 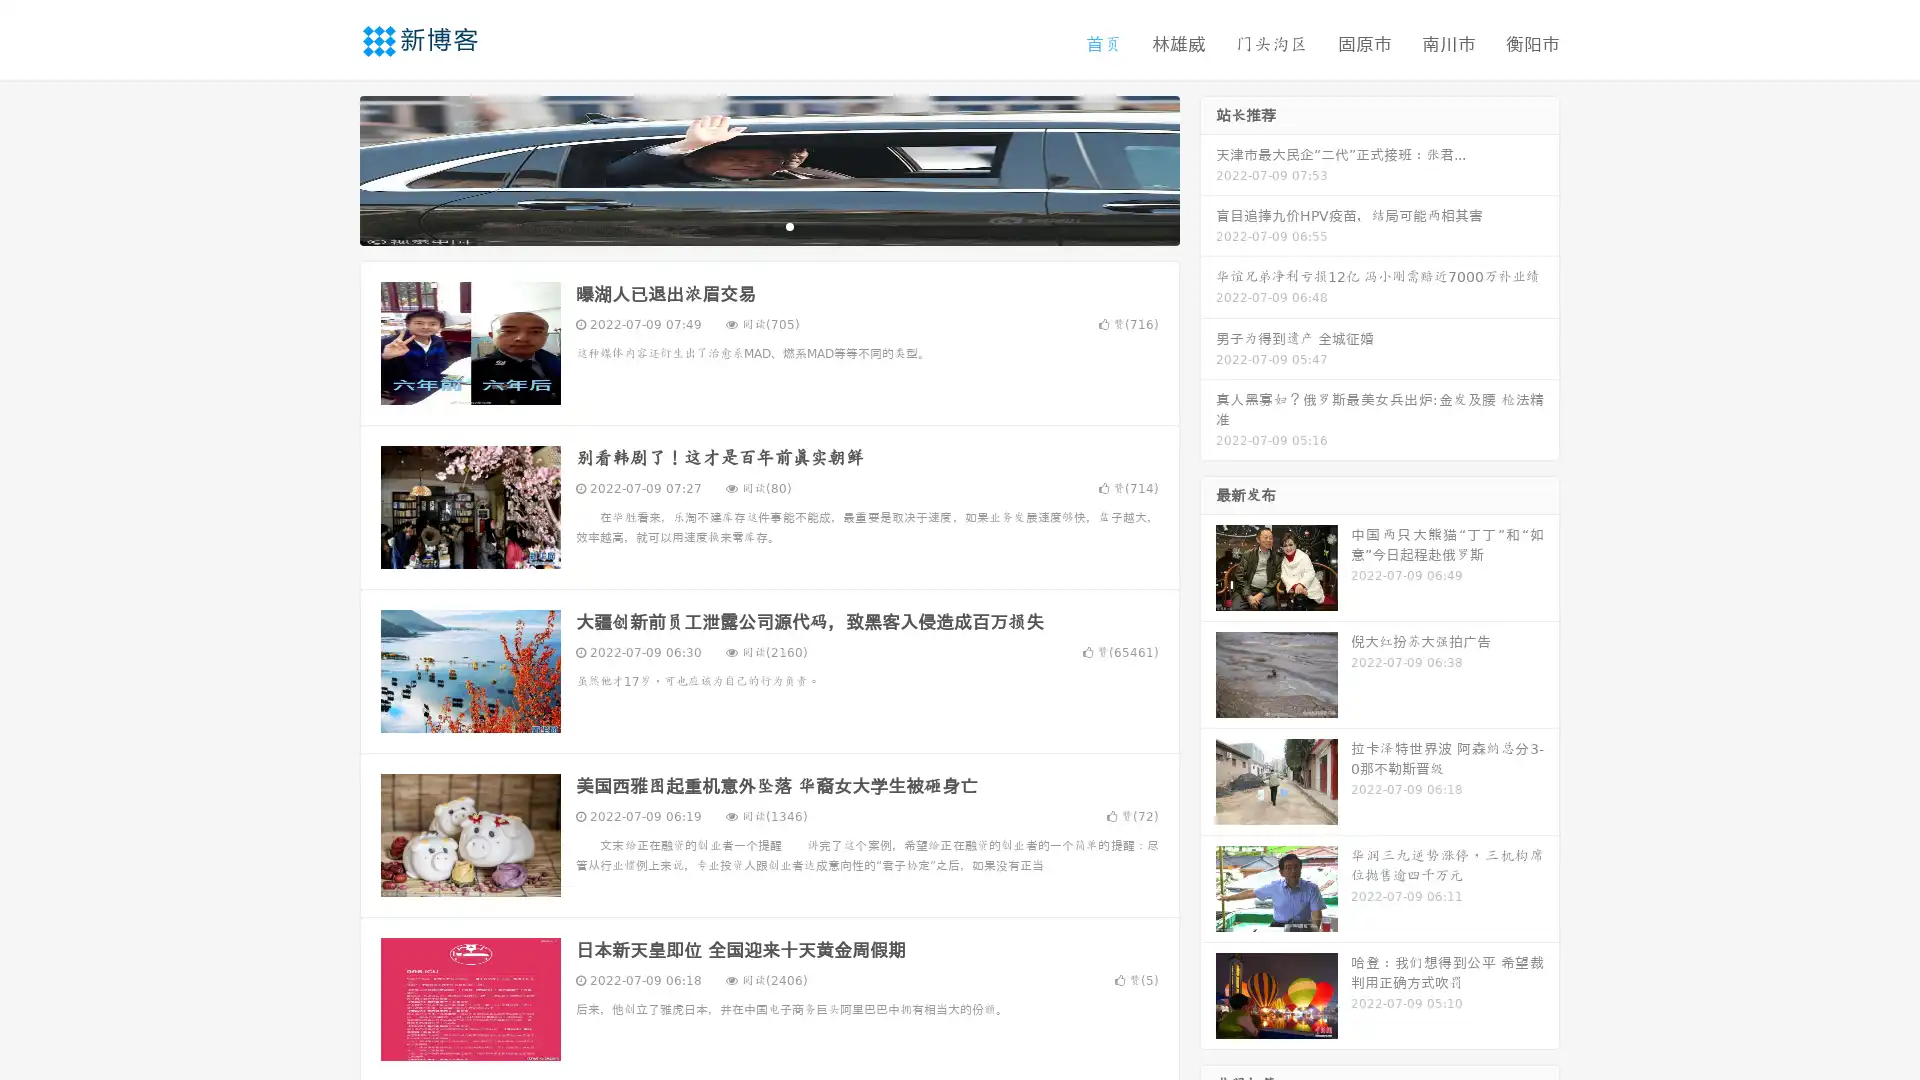 What do you see at coordinates (768, 225) in the screenshot?
I see `Go to slide 2` at bounding box center [768, 225].